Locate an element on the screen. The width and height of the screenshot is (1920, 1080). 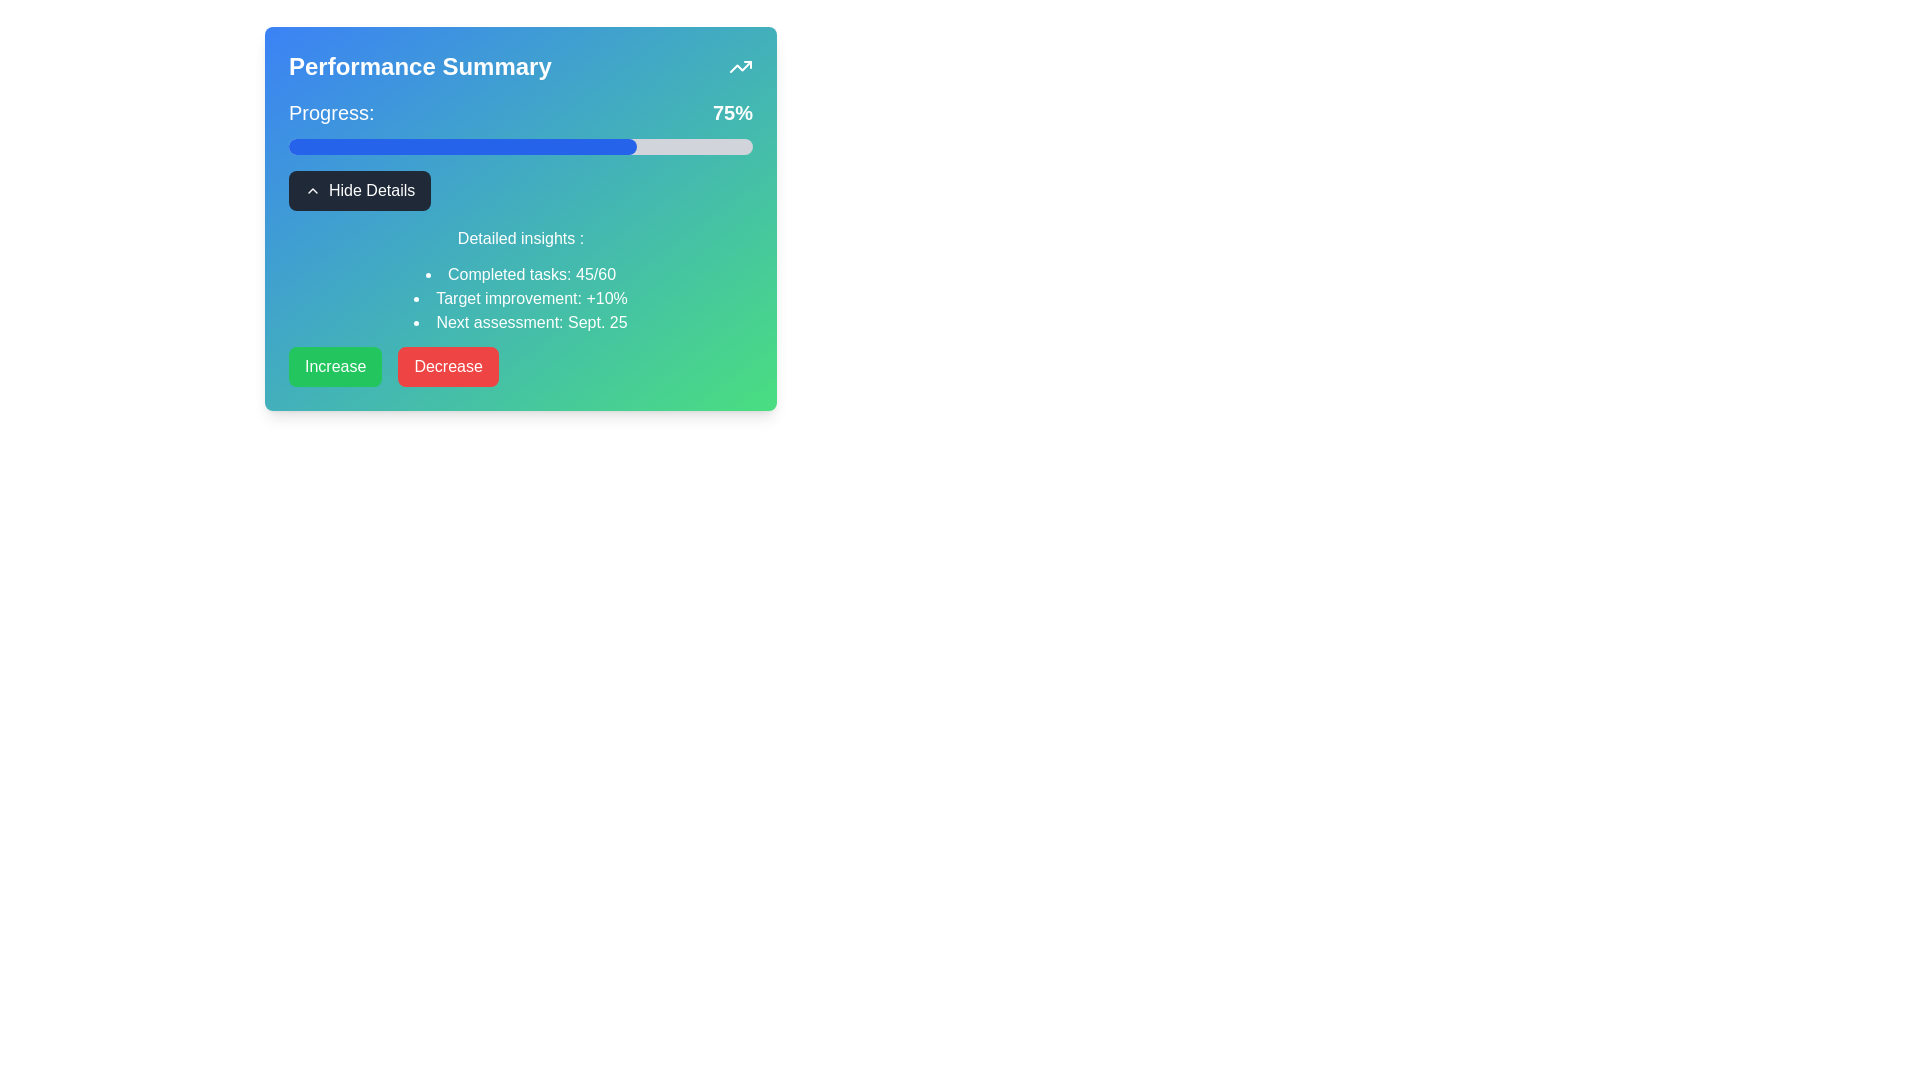
the green button labeled 'Increase' to observe the hover effects is located at coordinates (335, 366).